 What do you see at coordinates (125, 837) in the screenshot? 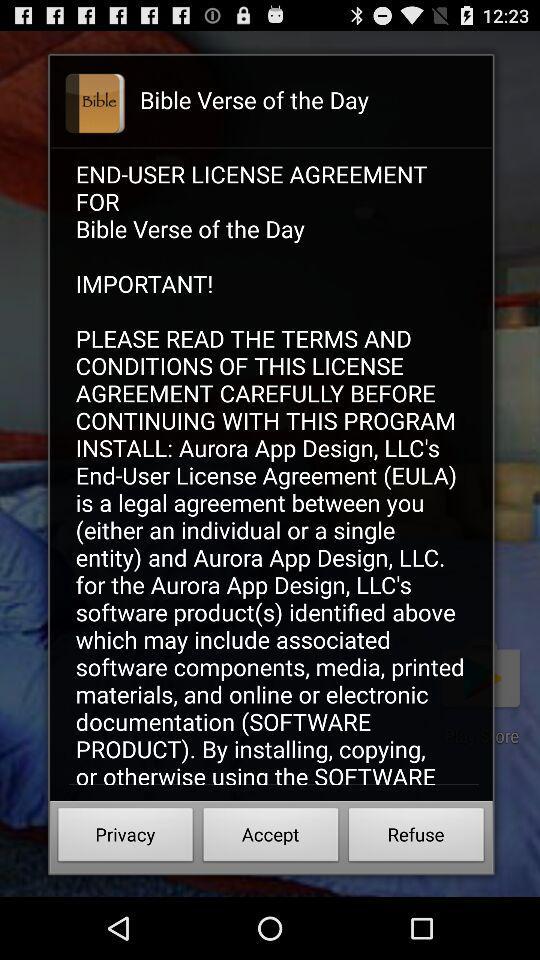
I see `the privacy at the bottom left corner` at bounding box center [125, 837].